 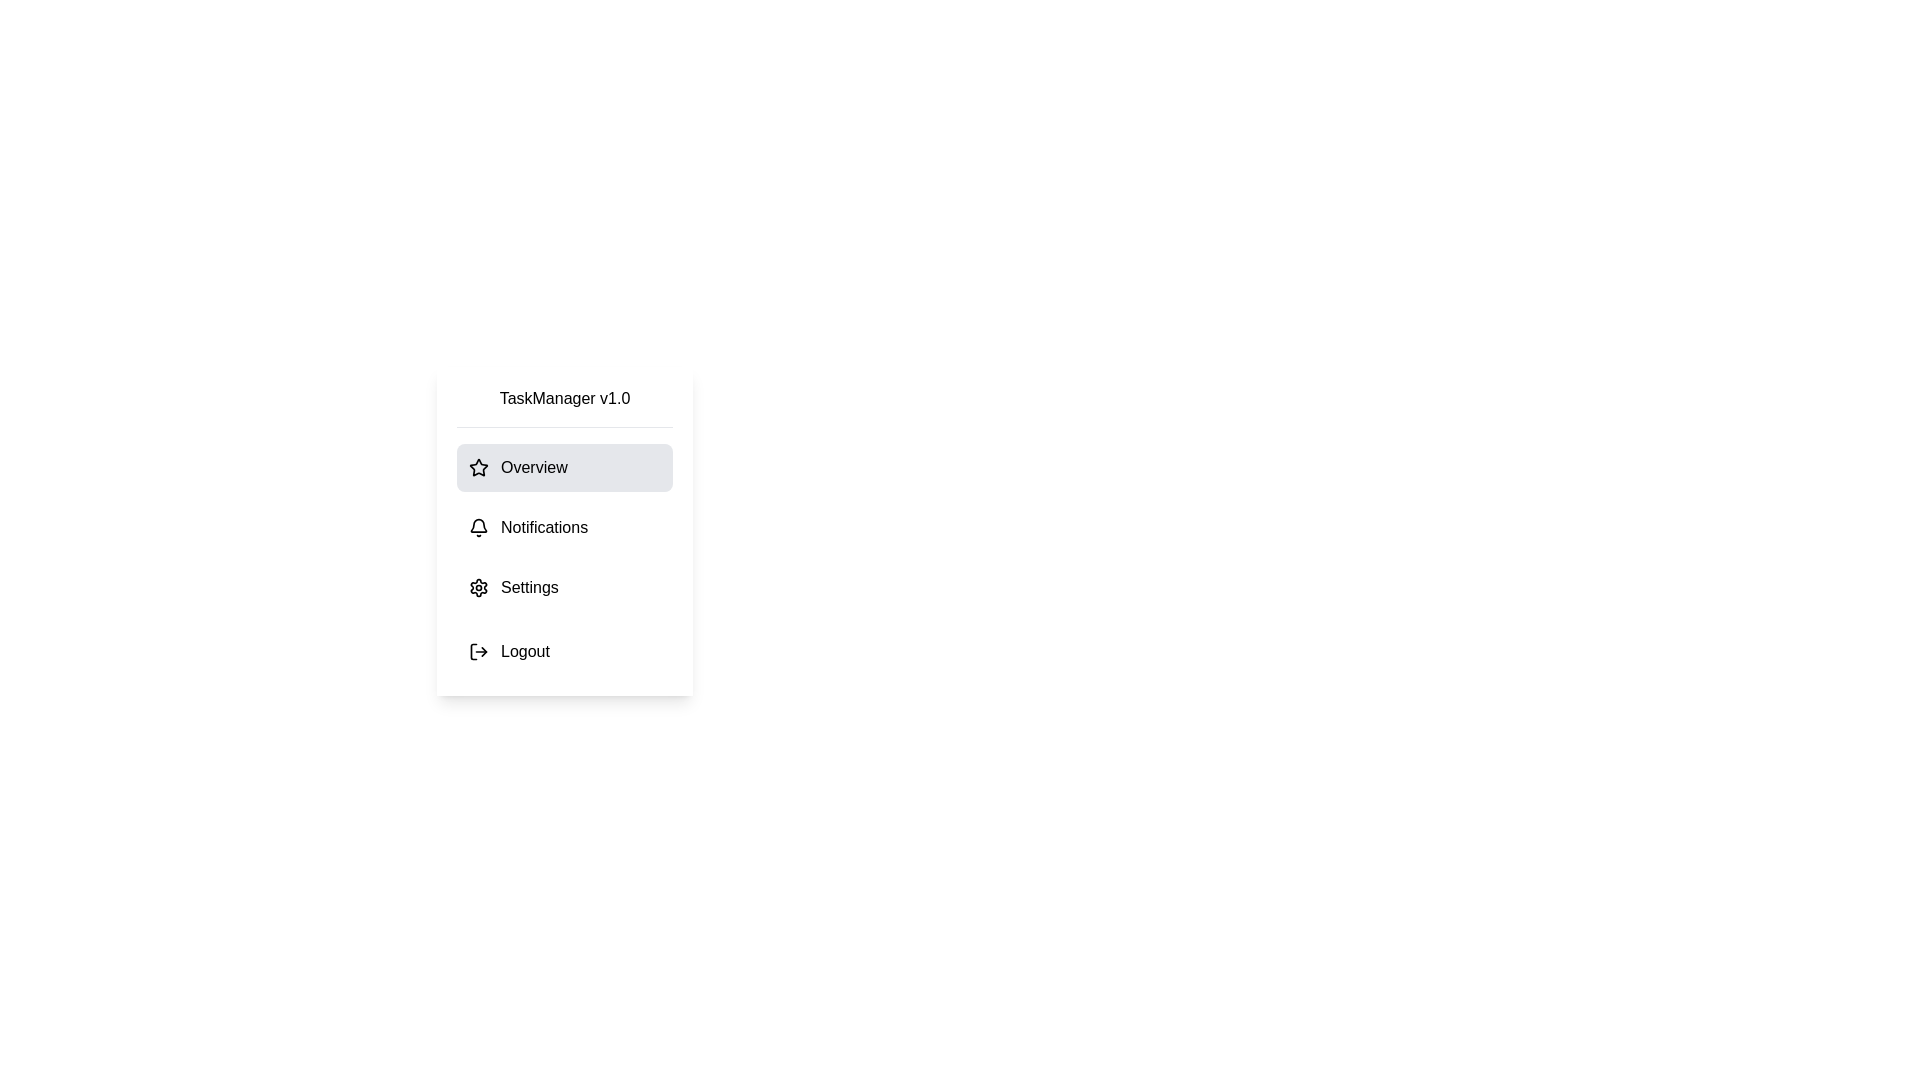 What do you see at coordinates (564, 527) in the screenshot?
I see `the 'Notifications' button in the vertical navigation menu located in the middle left section of the sidebar panel` at bounding box center [564, 527].